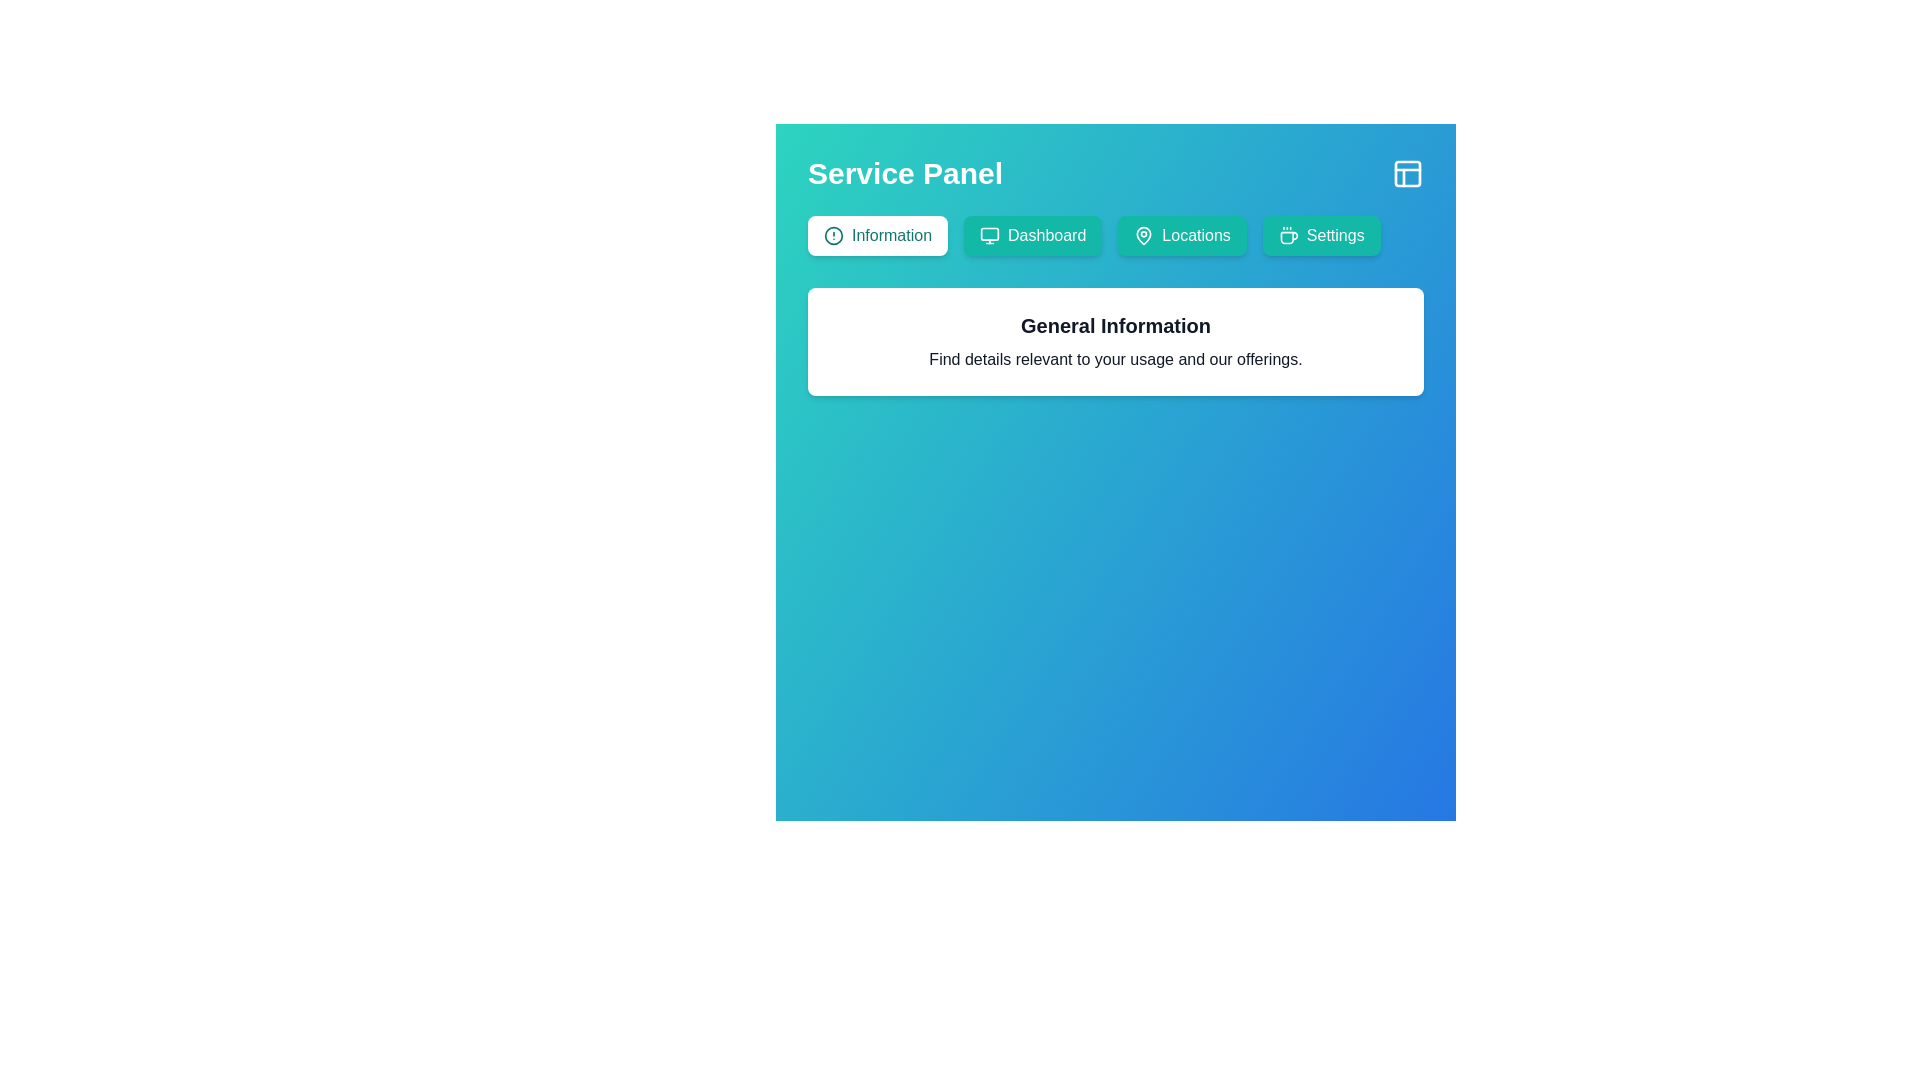  I want to click on Header Text element located at the top of the white rectangular section below the 'Service Panel' heading, which summarizes the content or purpose of the section, so click(1115, 325).